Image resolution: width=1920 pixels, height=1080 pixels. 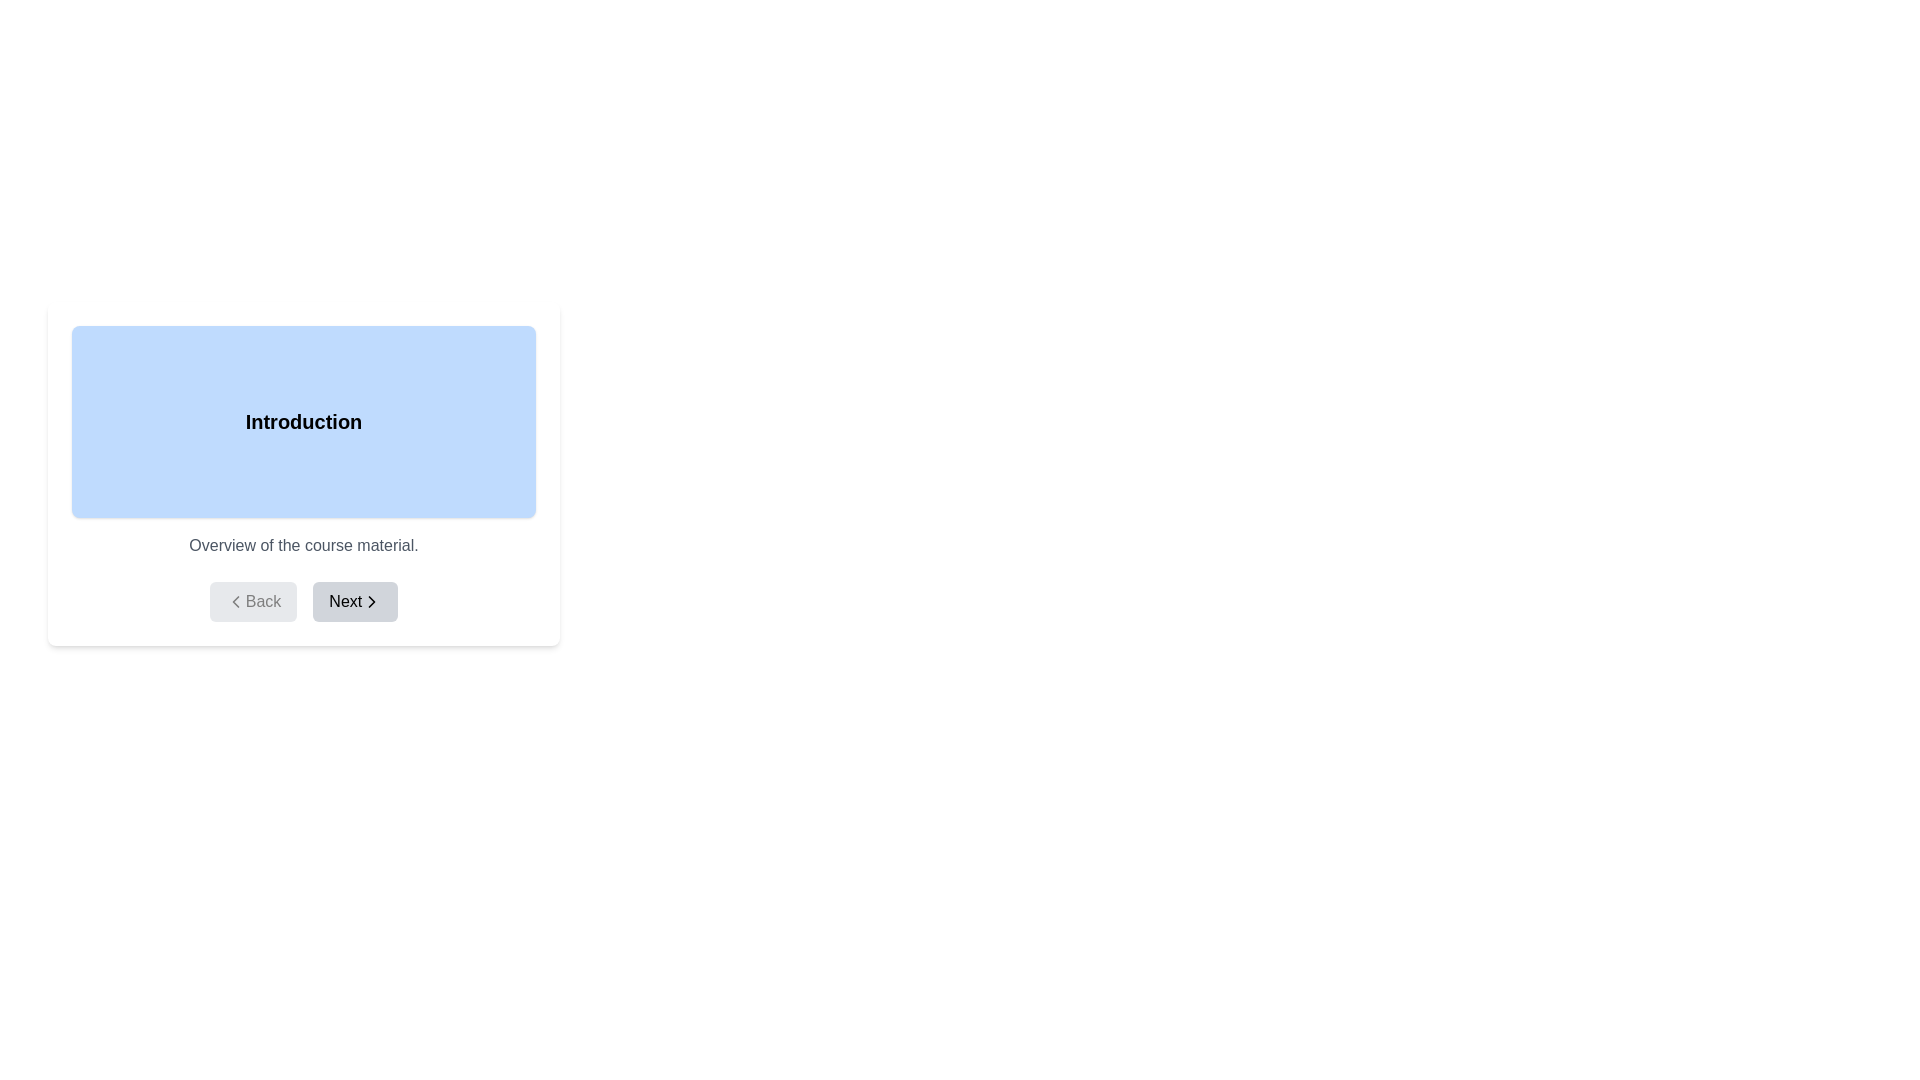 I want to click on the 'Back' button with a light-gray background and black text, located to the left of the 'Next' button at the bottom of a card-like component, so click(x=252, y=600).